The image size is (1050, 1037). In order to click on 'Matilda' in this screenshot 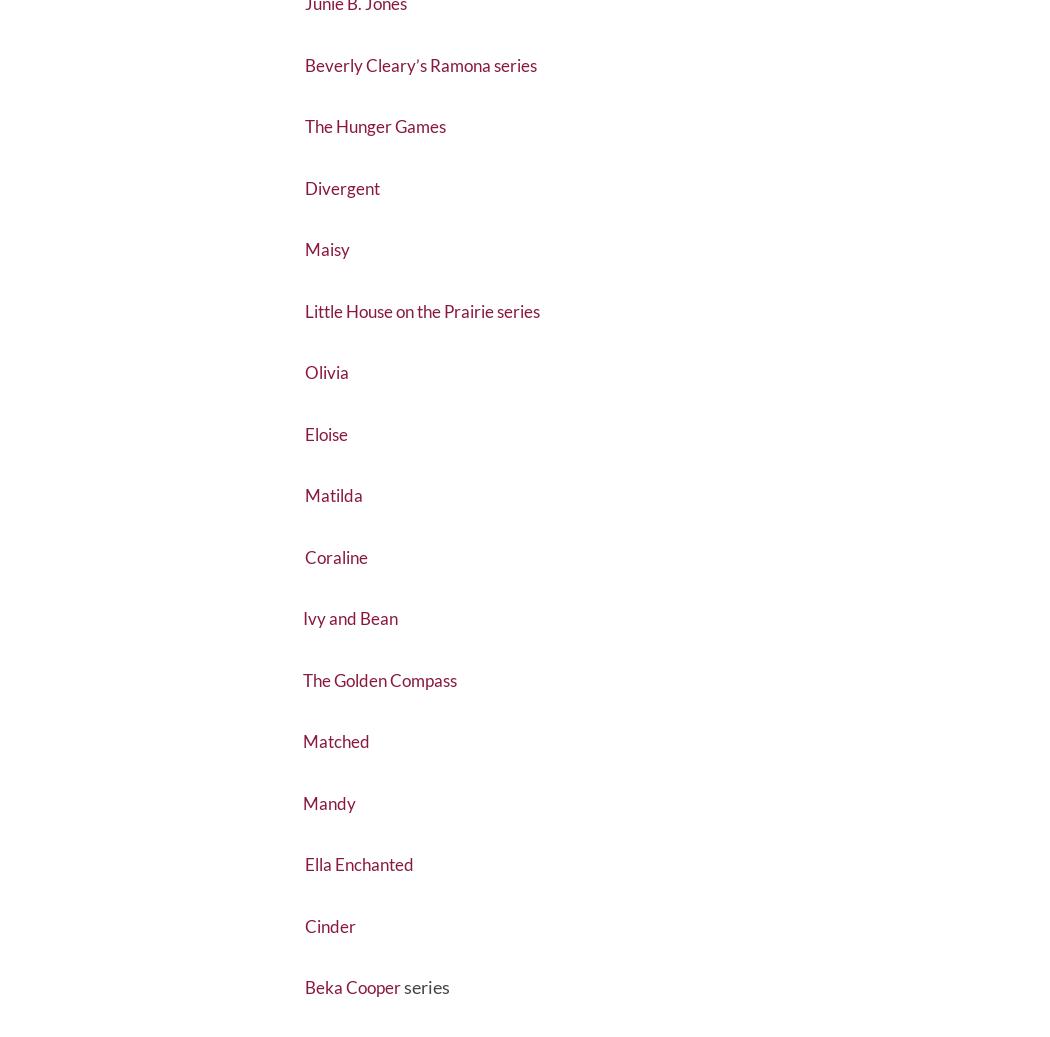, I will do `click(337, 545)`.